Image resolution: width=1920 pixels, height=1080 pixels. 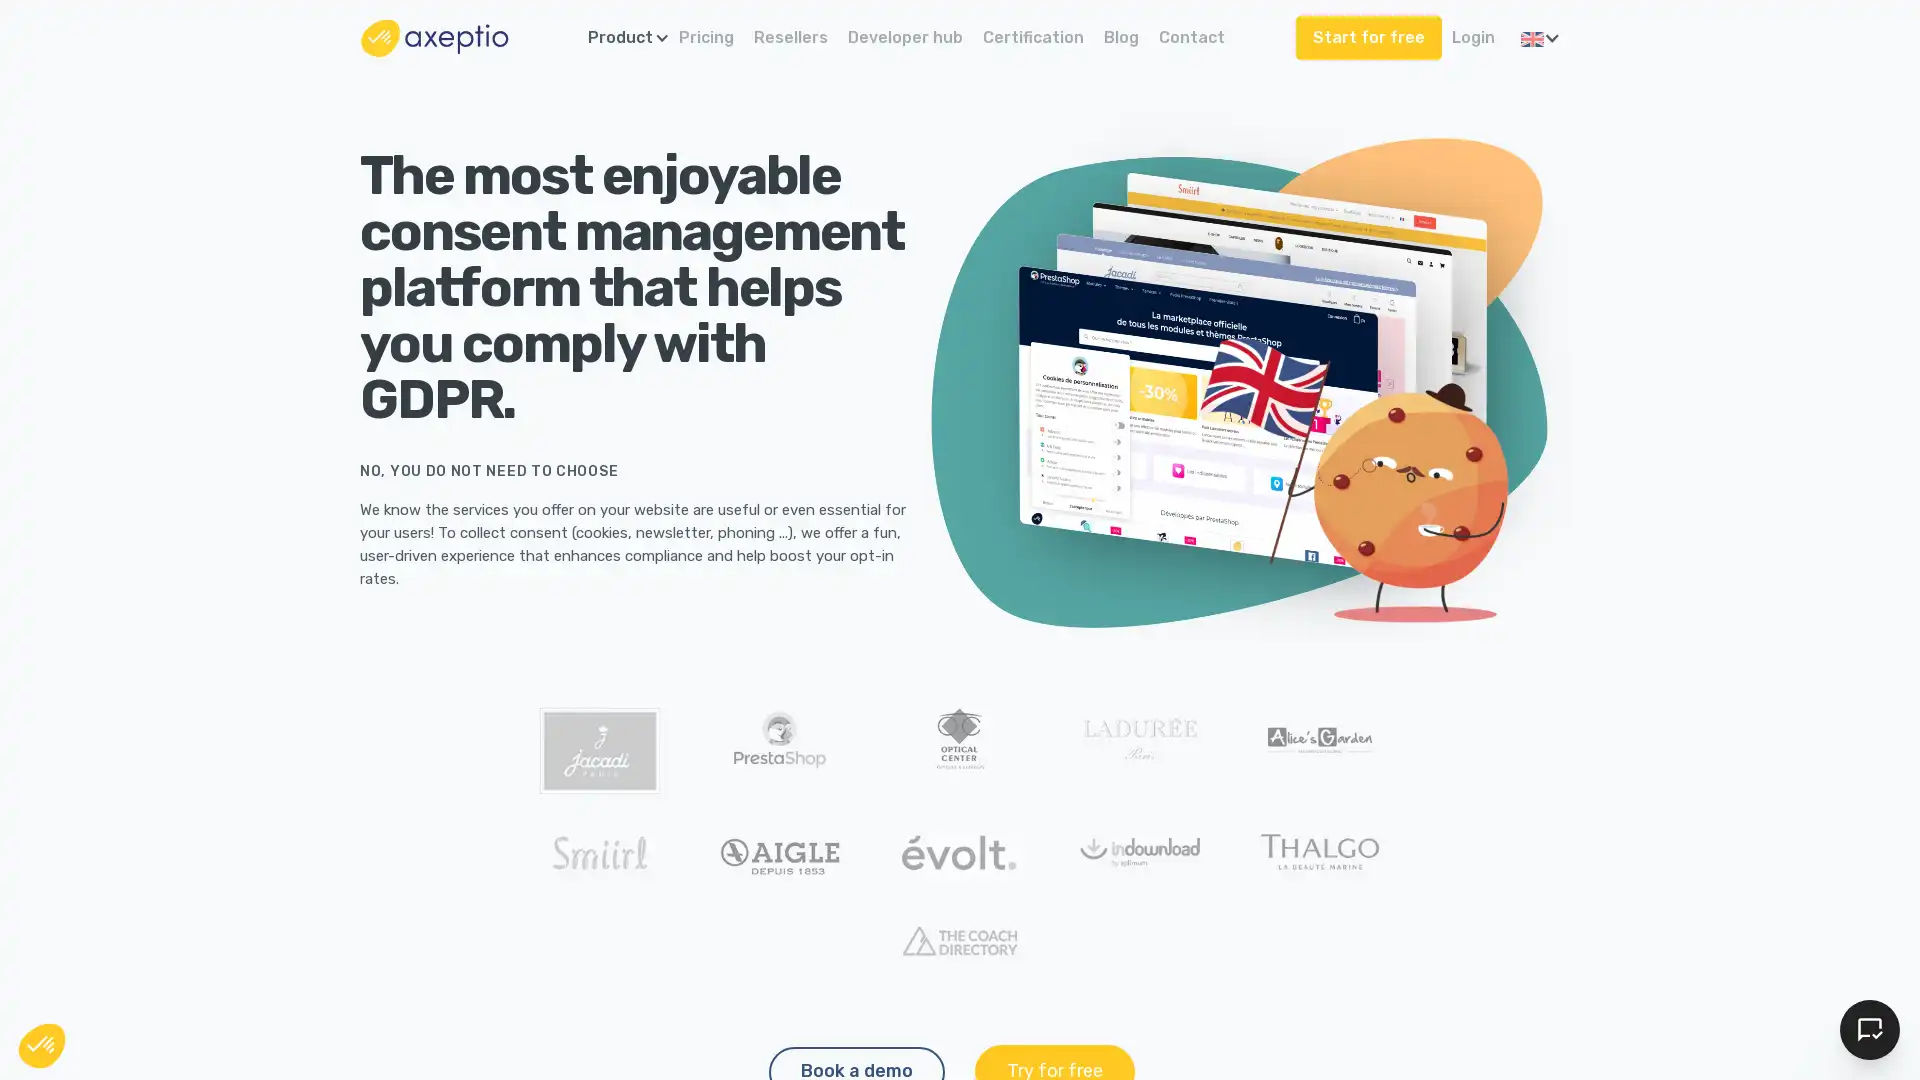 What do you see at coordinates (229, 926) in the screenshot?
I see `Consents certified by` at bounding box center [229, 926].